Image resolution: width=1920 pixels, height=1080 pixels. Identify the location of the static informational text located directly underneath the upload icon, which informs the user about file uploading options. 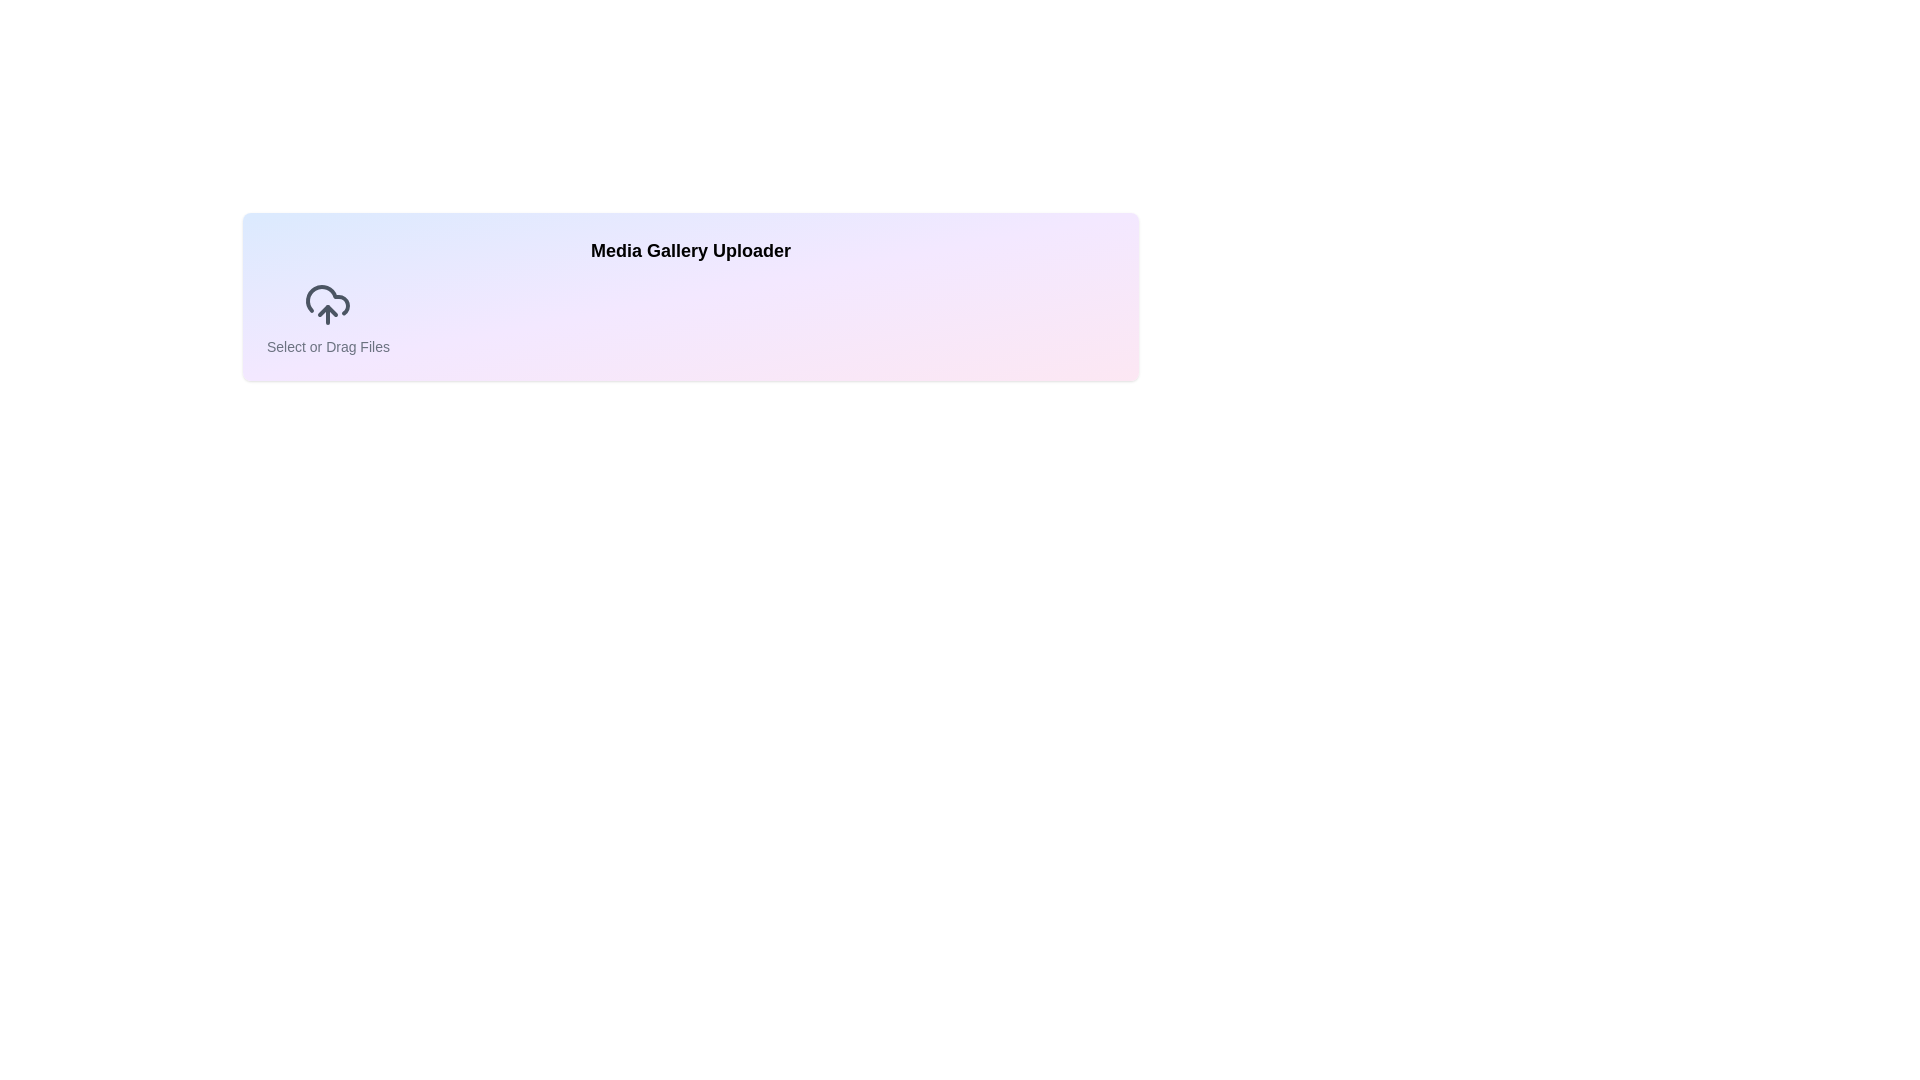
(328, 346).